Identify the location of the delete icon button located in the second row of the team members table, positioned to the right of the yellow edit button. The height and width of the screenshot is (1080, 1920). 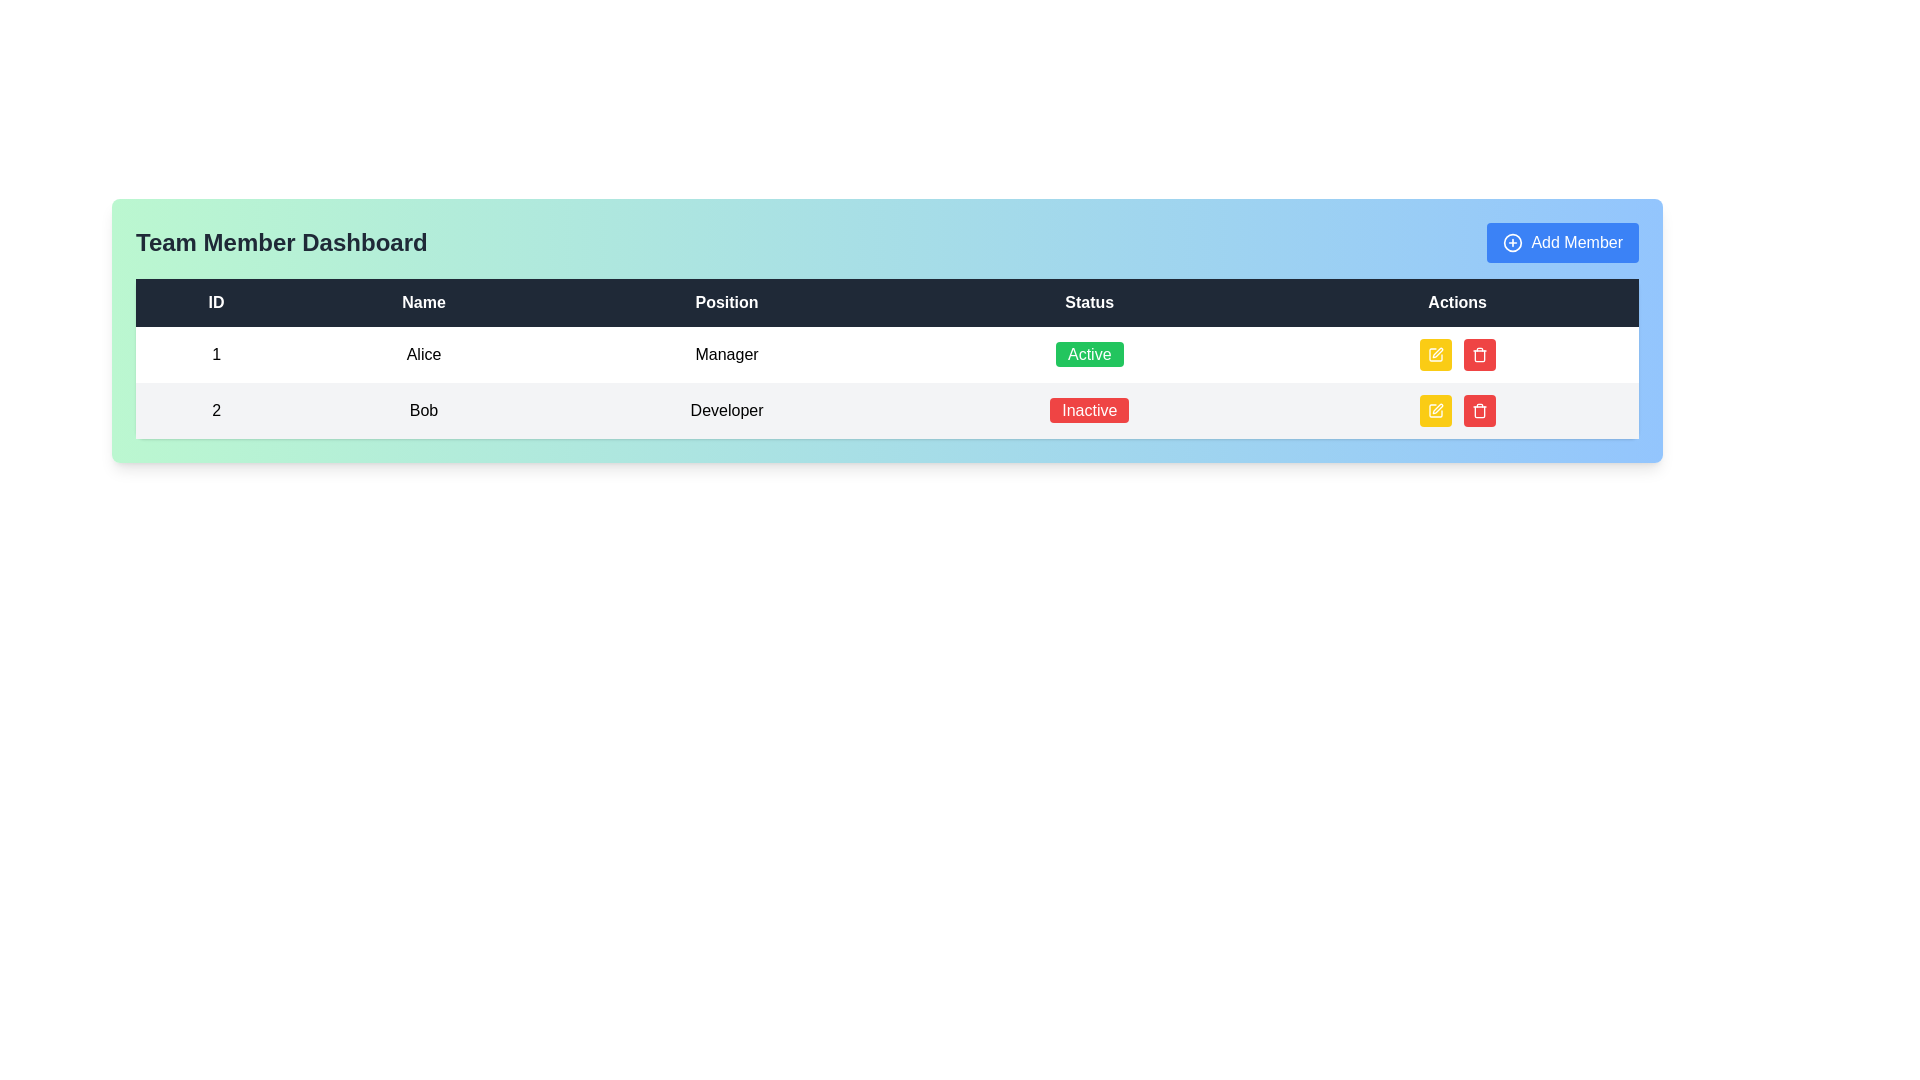
(1479, 410).